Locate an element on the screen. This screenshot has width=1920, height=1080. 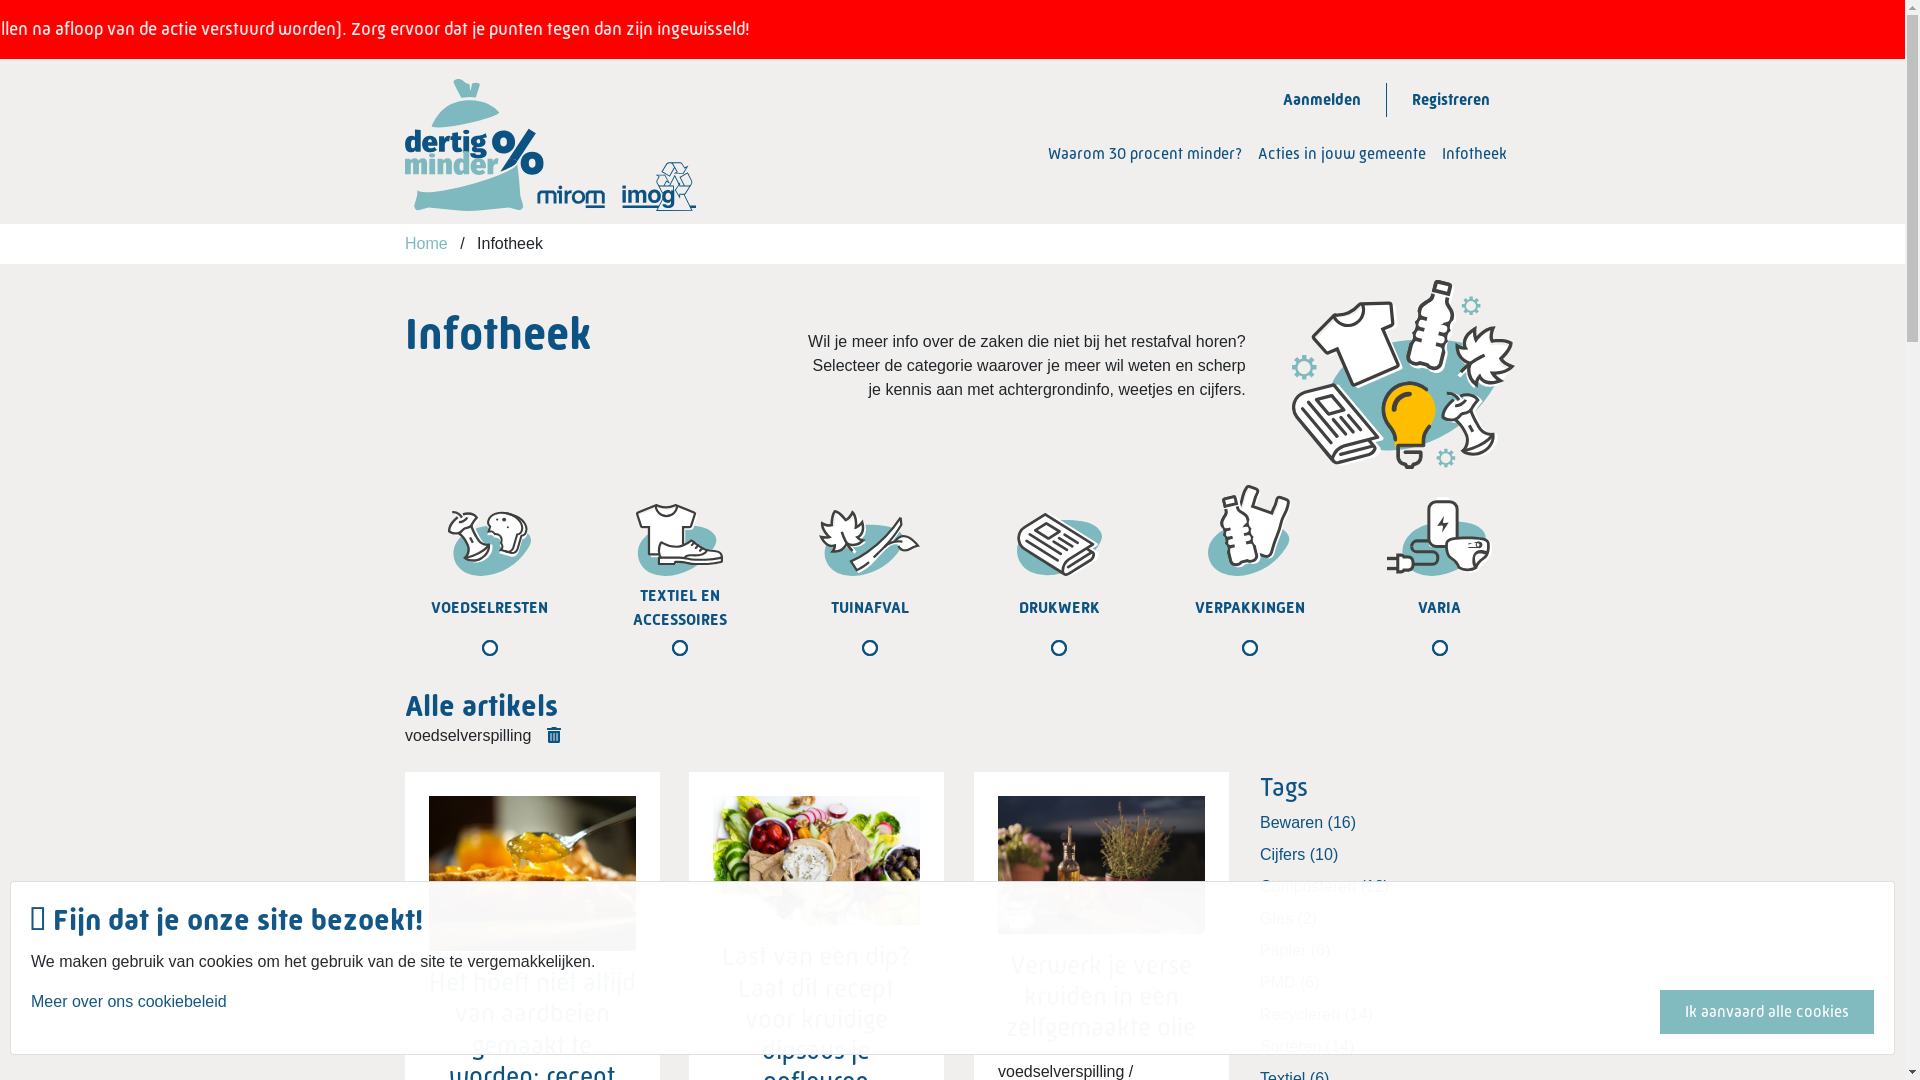
'Waarom 30 procent minder?' is located at coordinates (1046, 152).